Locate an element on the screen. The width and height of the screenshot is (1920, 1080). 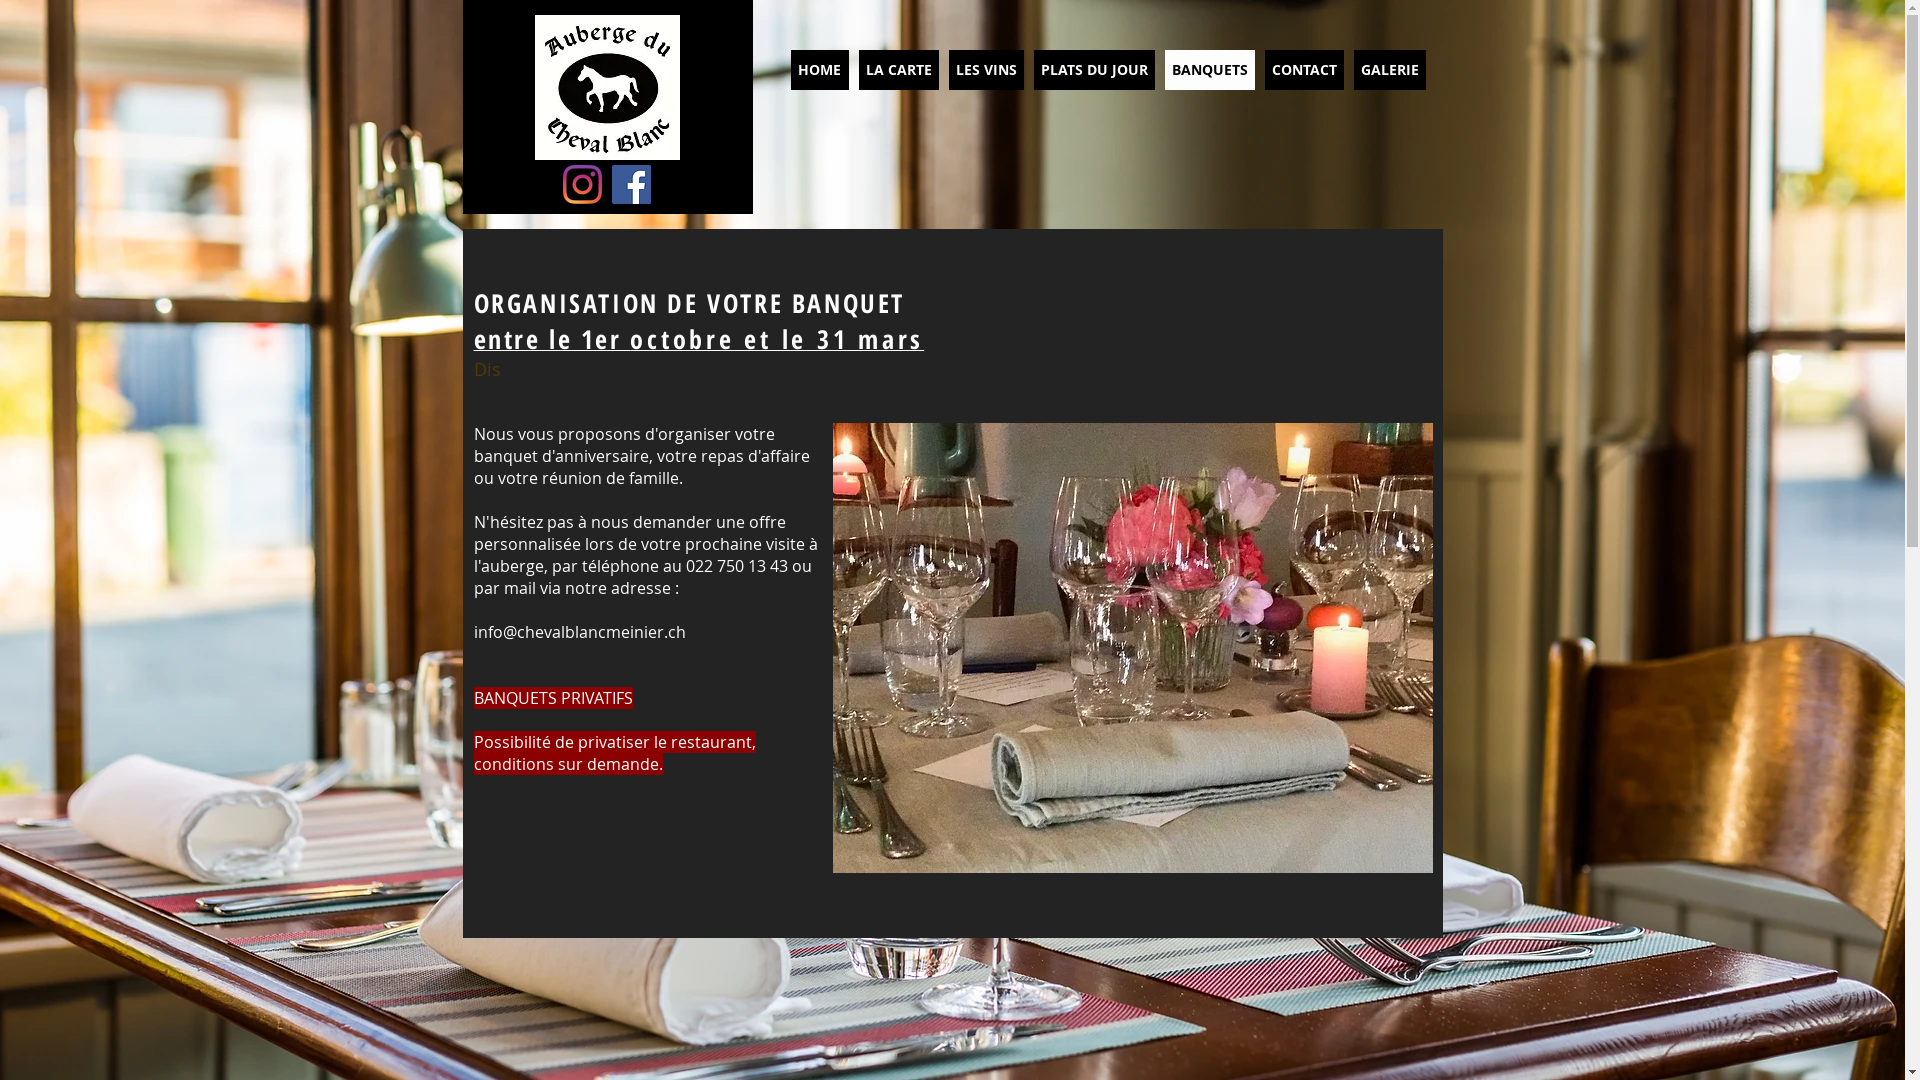
'info@chevalblancmeinier.ch' is located at coordinates (579, 632).